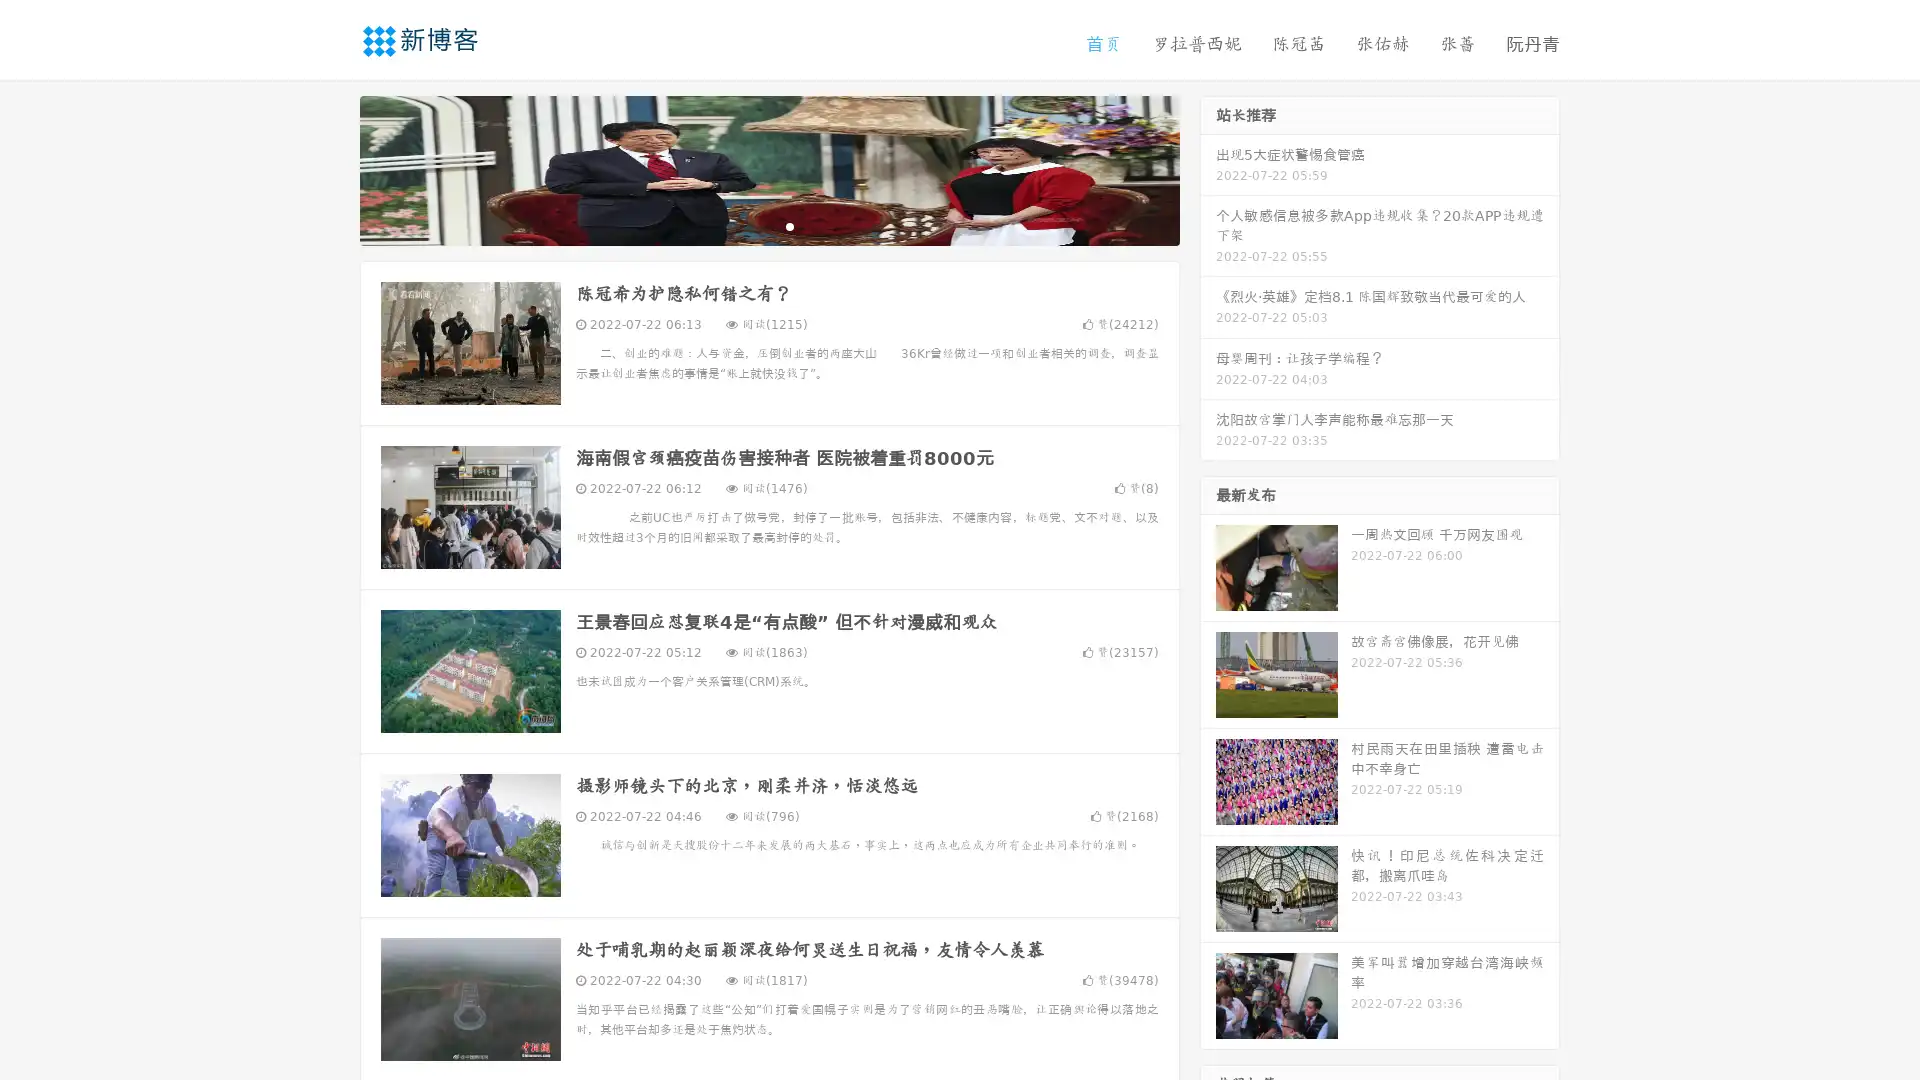 Image resolution: width=1920 pixels, height=1080 pixels. What do you see at coordinates (789, 225) in the screenshot?
I see `Go to slide 3` at bounding box center [789, 225].